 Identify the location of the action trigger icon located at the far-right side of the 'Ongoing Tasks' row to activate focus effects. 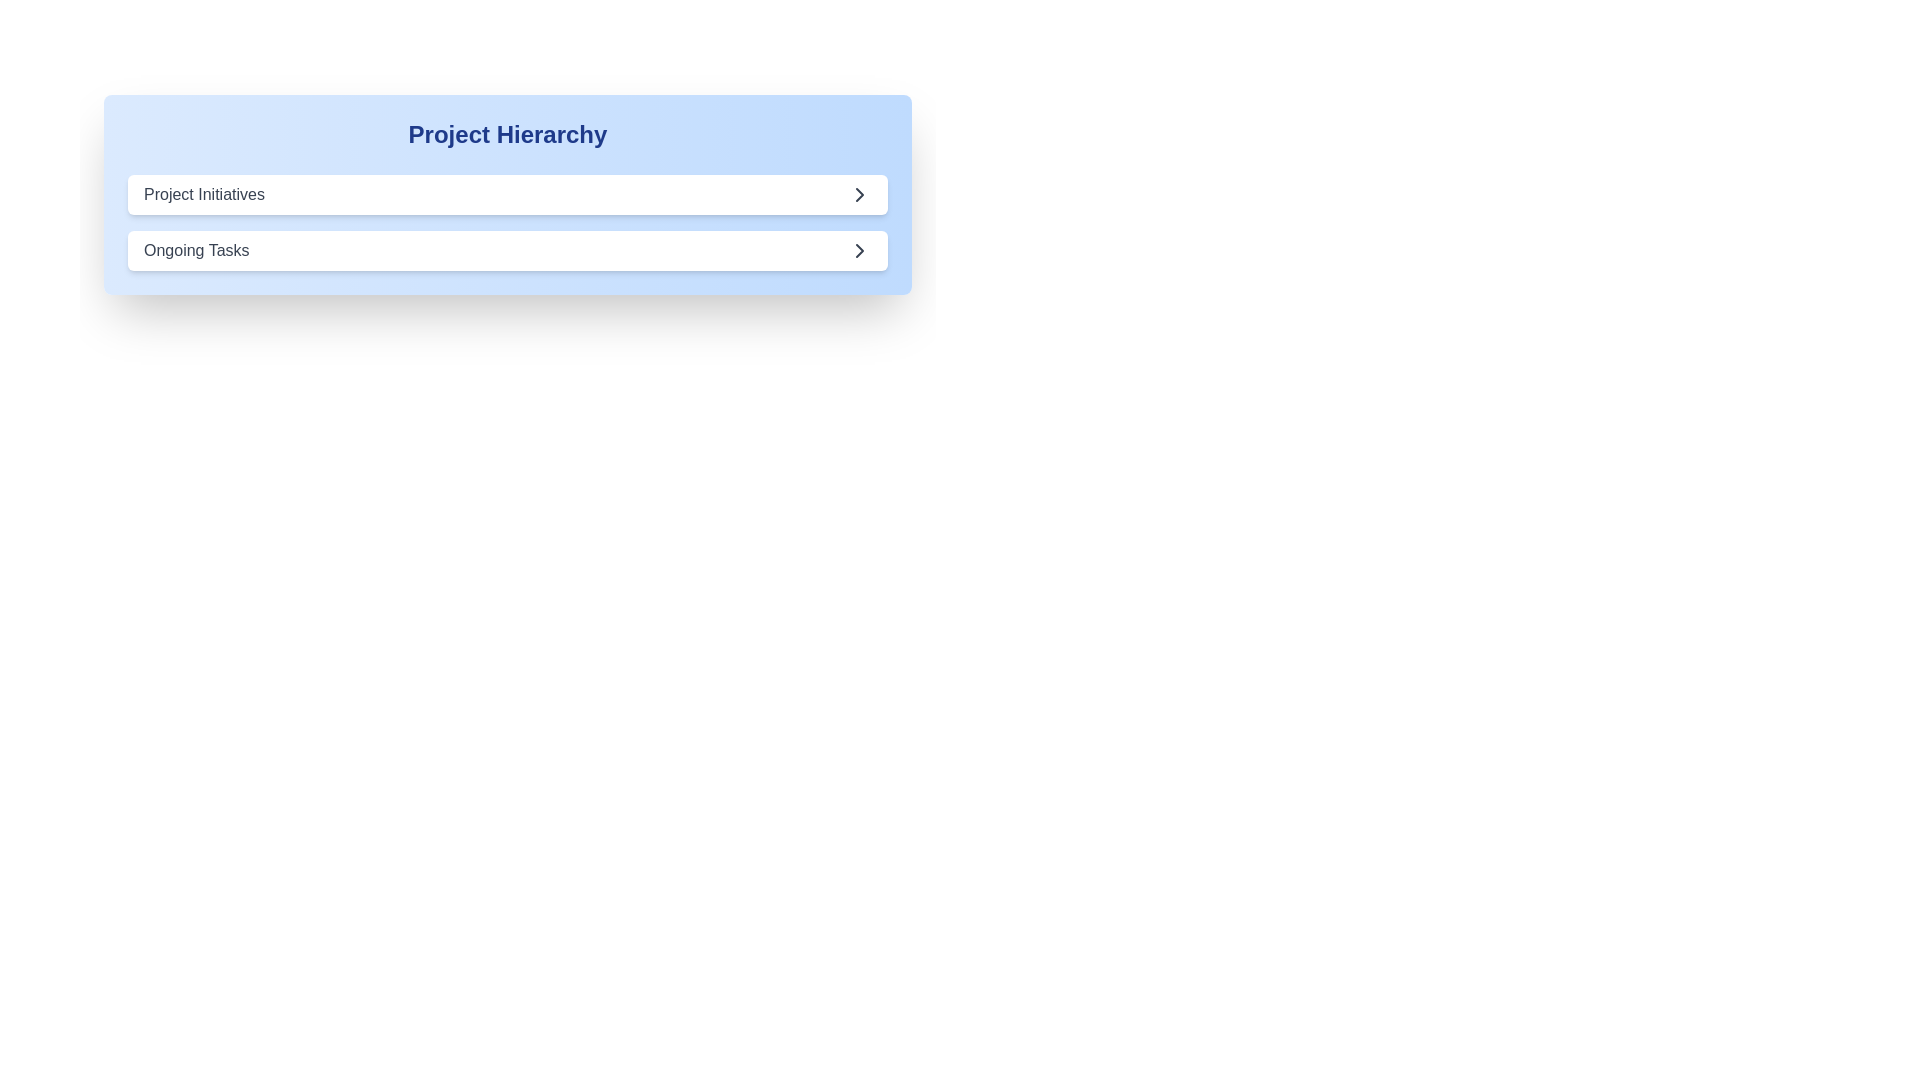
(859, 249).